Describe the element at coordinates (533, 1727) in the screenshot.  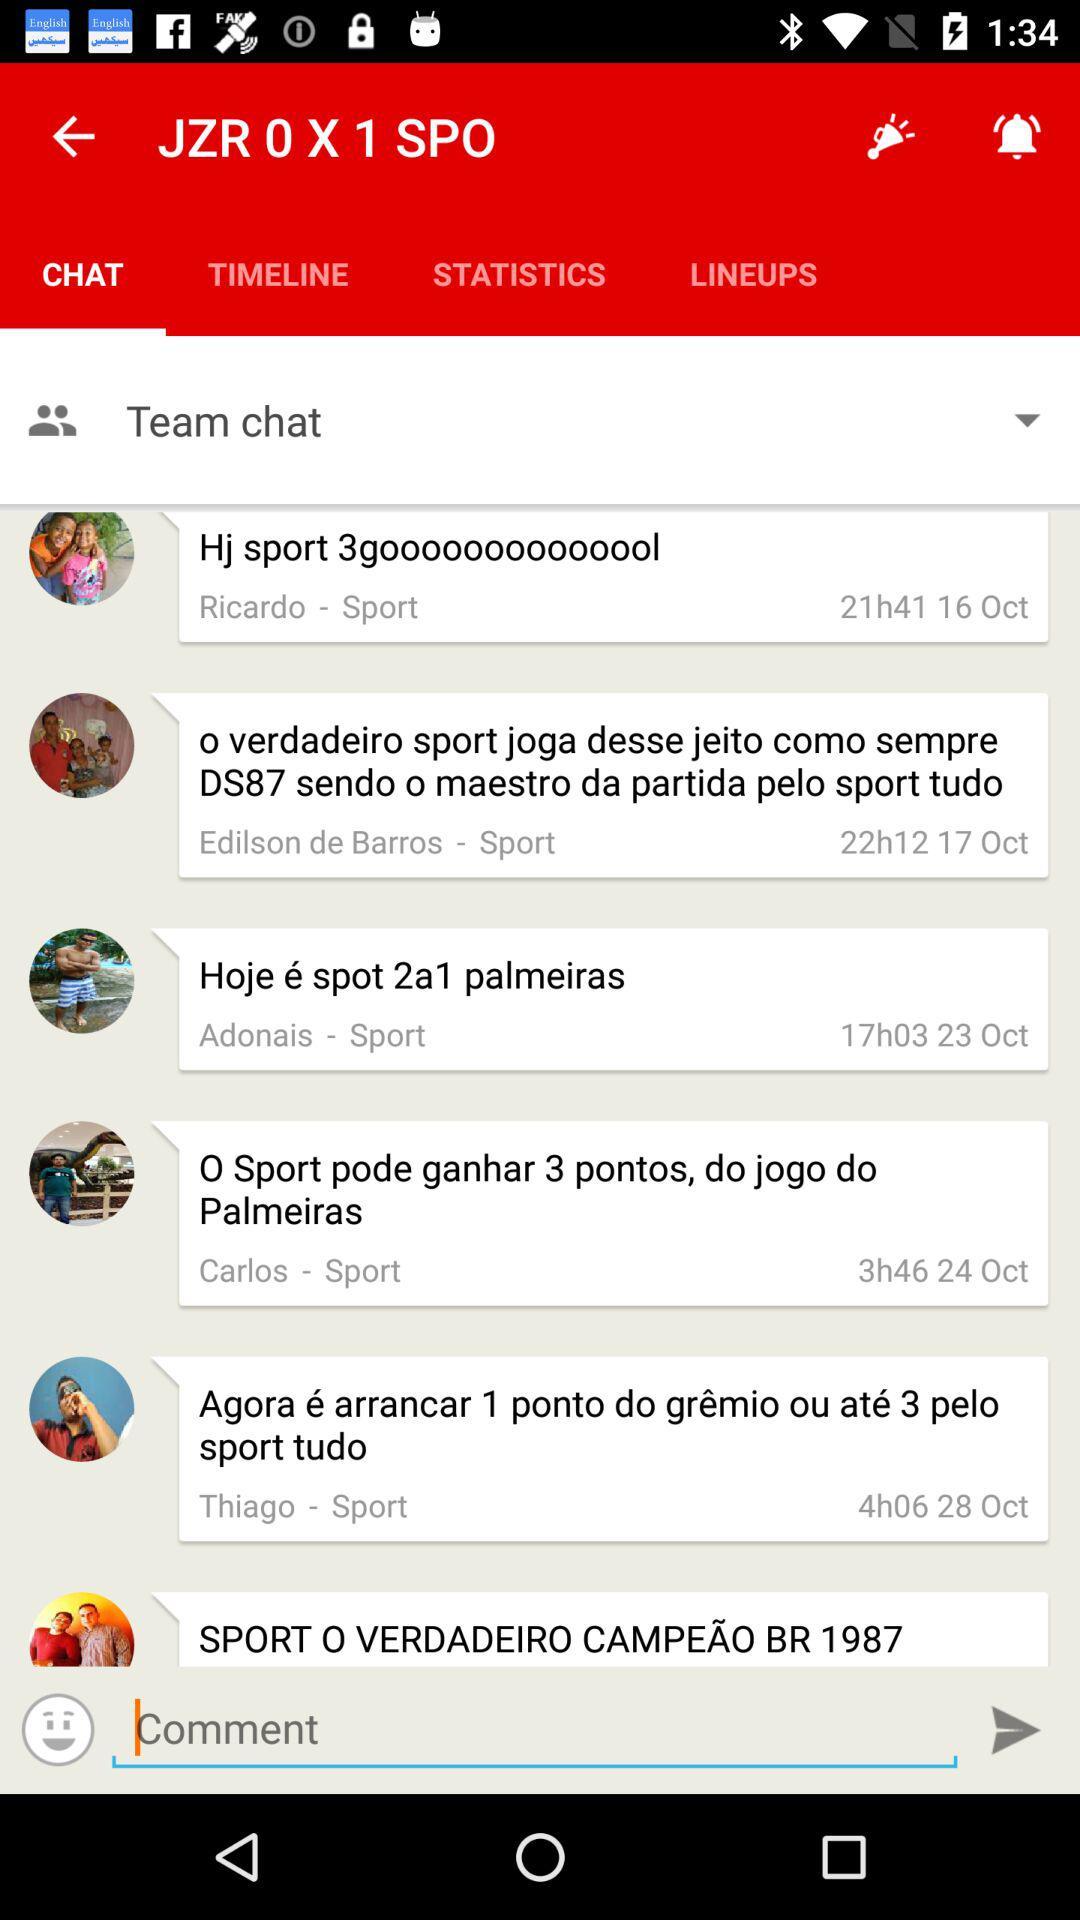
I see `write a comment` at that location.